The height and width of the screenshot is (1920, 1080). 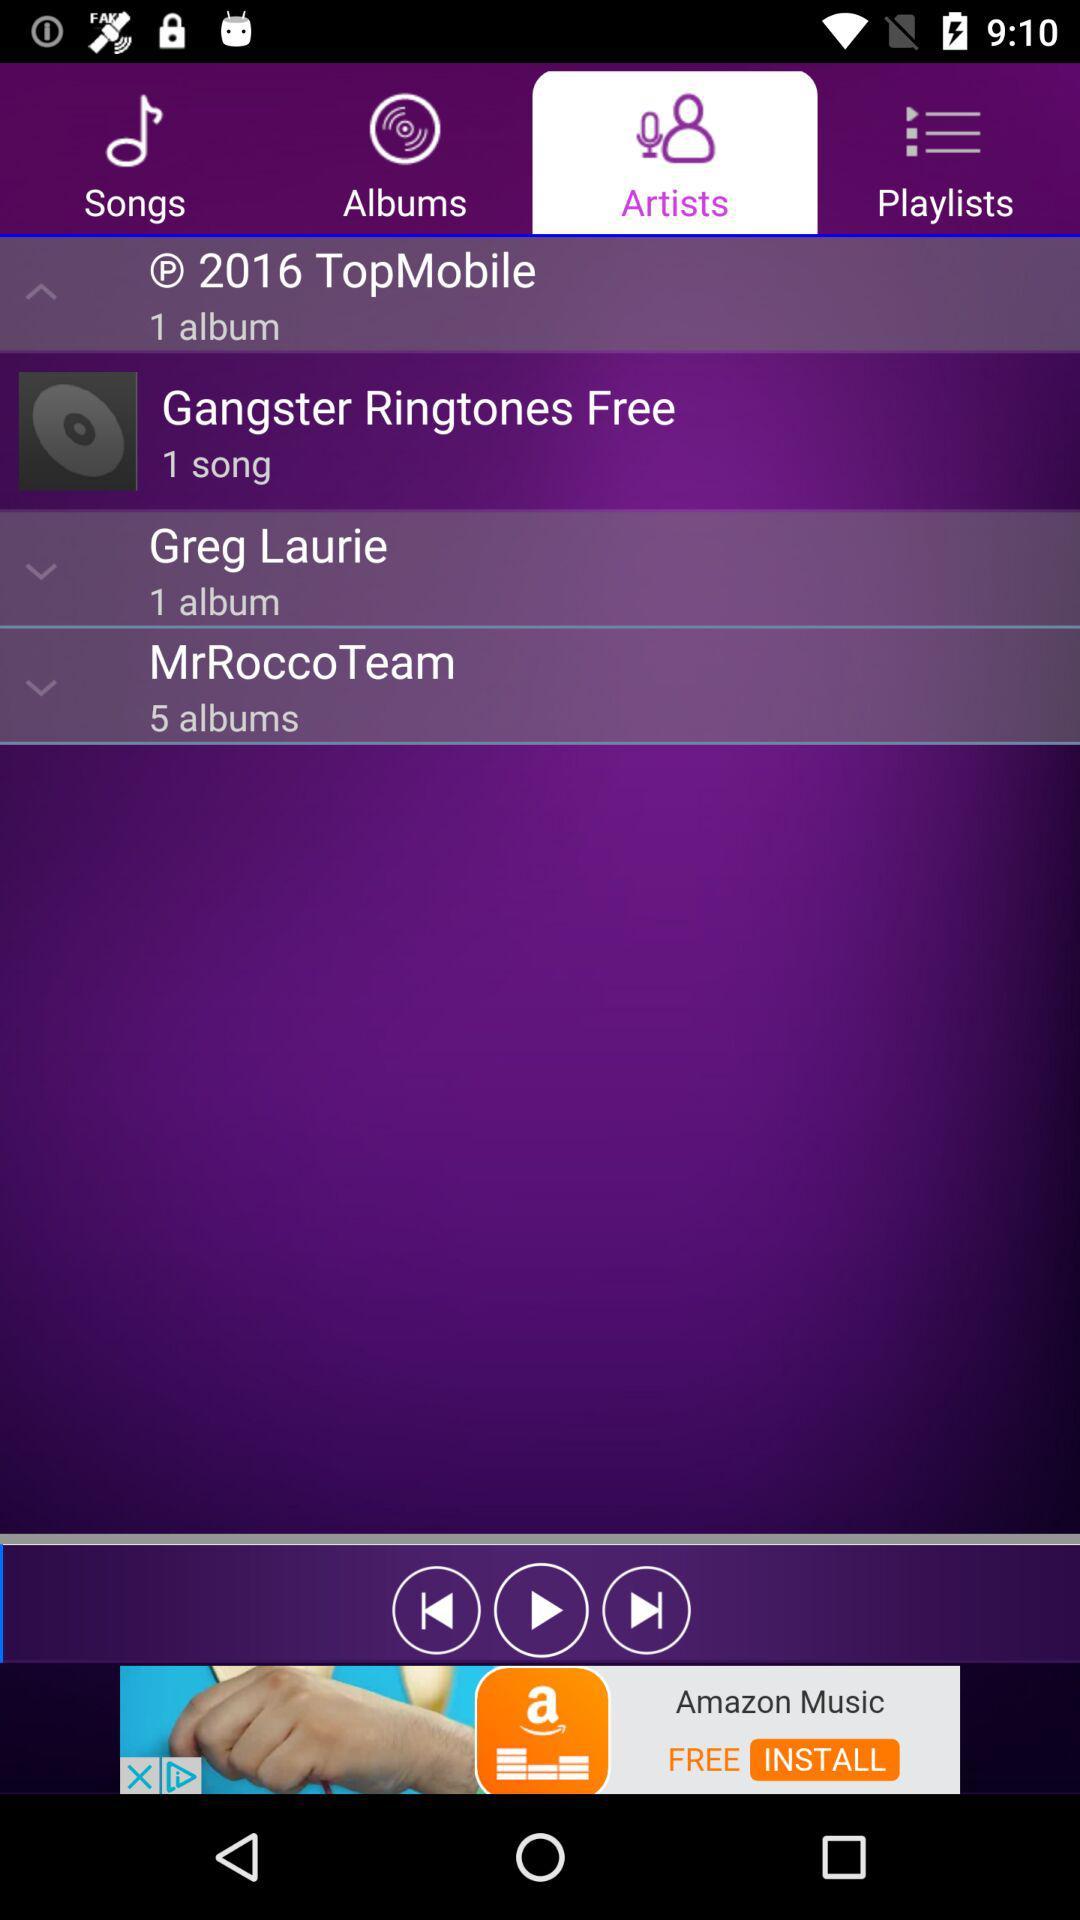 What do you see at coordinates (646, 1610) in the screenshot?
I see `sekect the forward icon beside the play icon` at bounding box center [646, 1610].